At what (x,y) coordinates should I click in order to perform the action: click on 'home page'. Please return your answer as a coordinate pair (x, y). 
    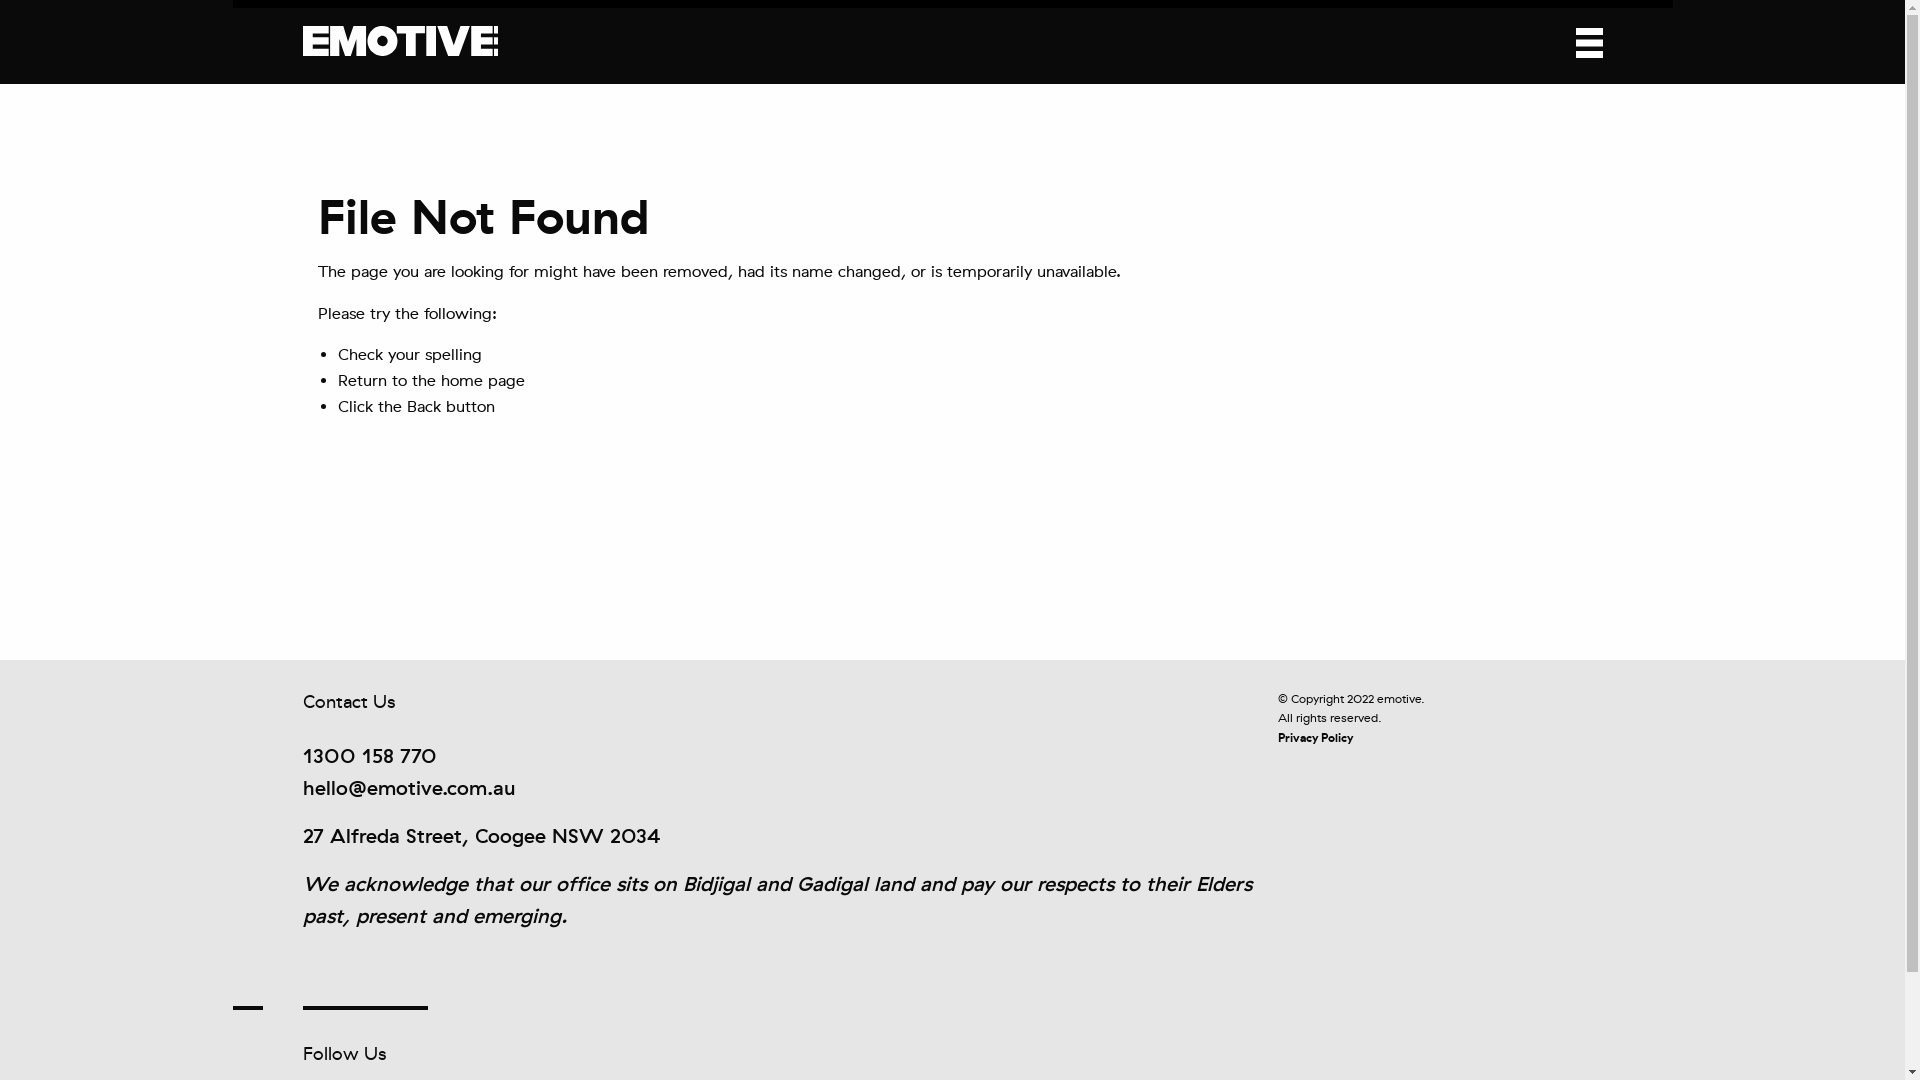
    Looking at the image, I should click on (481, 380).